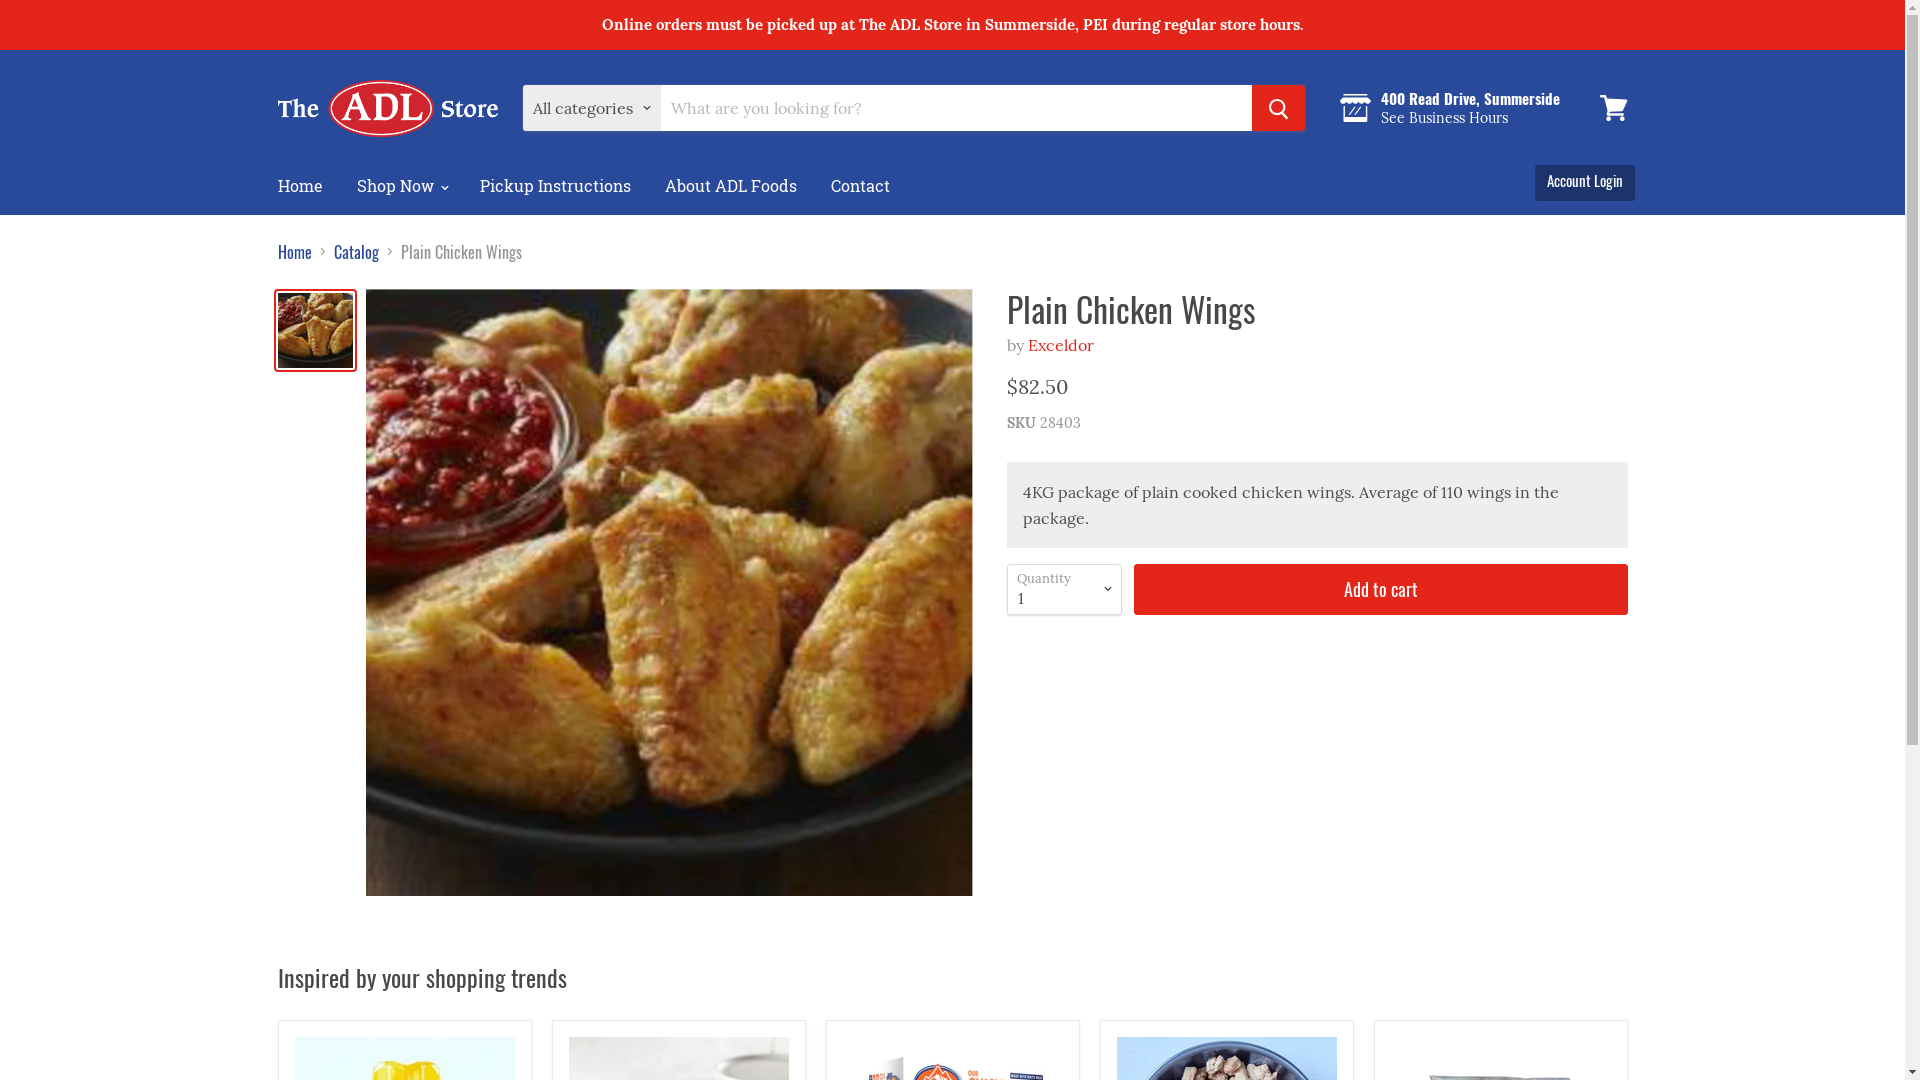  What do you see at coordinates (1613, 108) in the screenshot?
I see `'View cart'` at bounding box center [1613, 108].